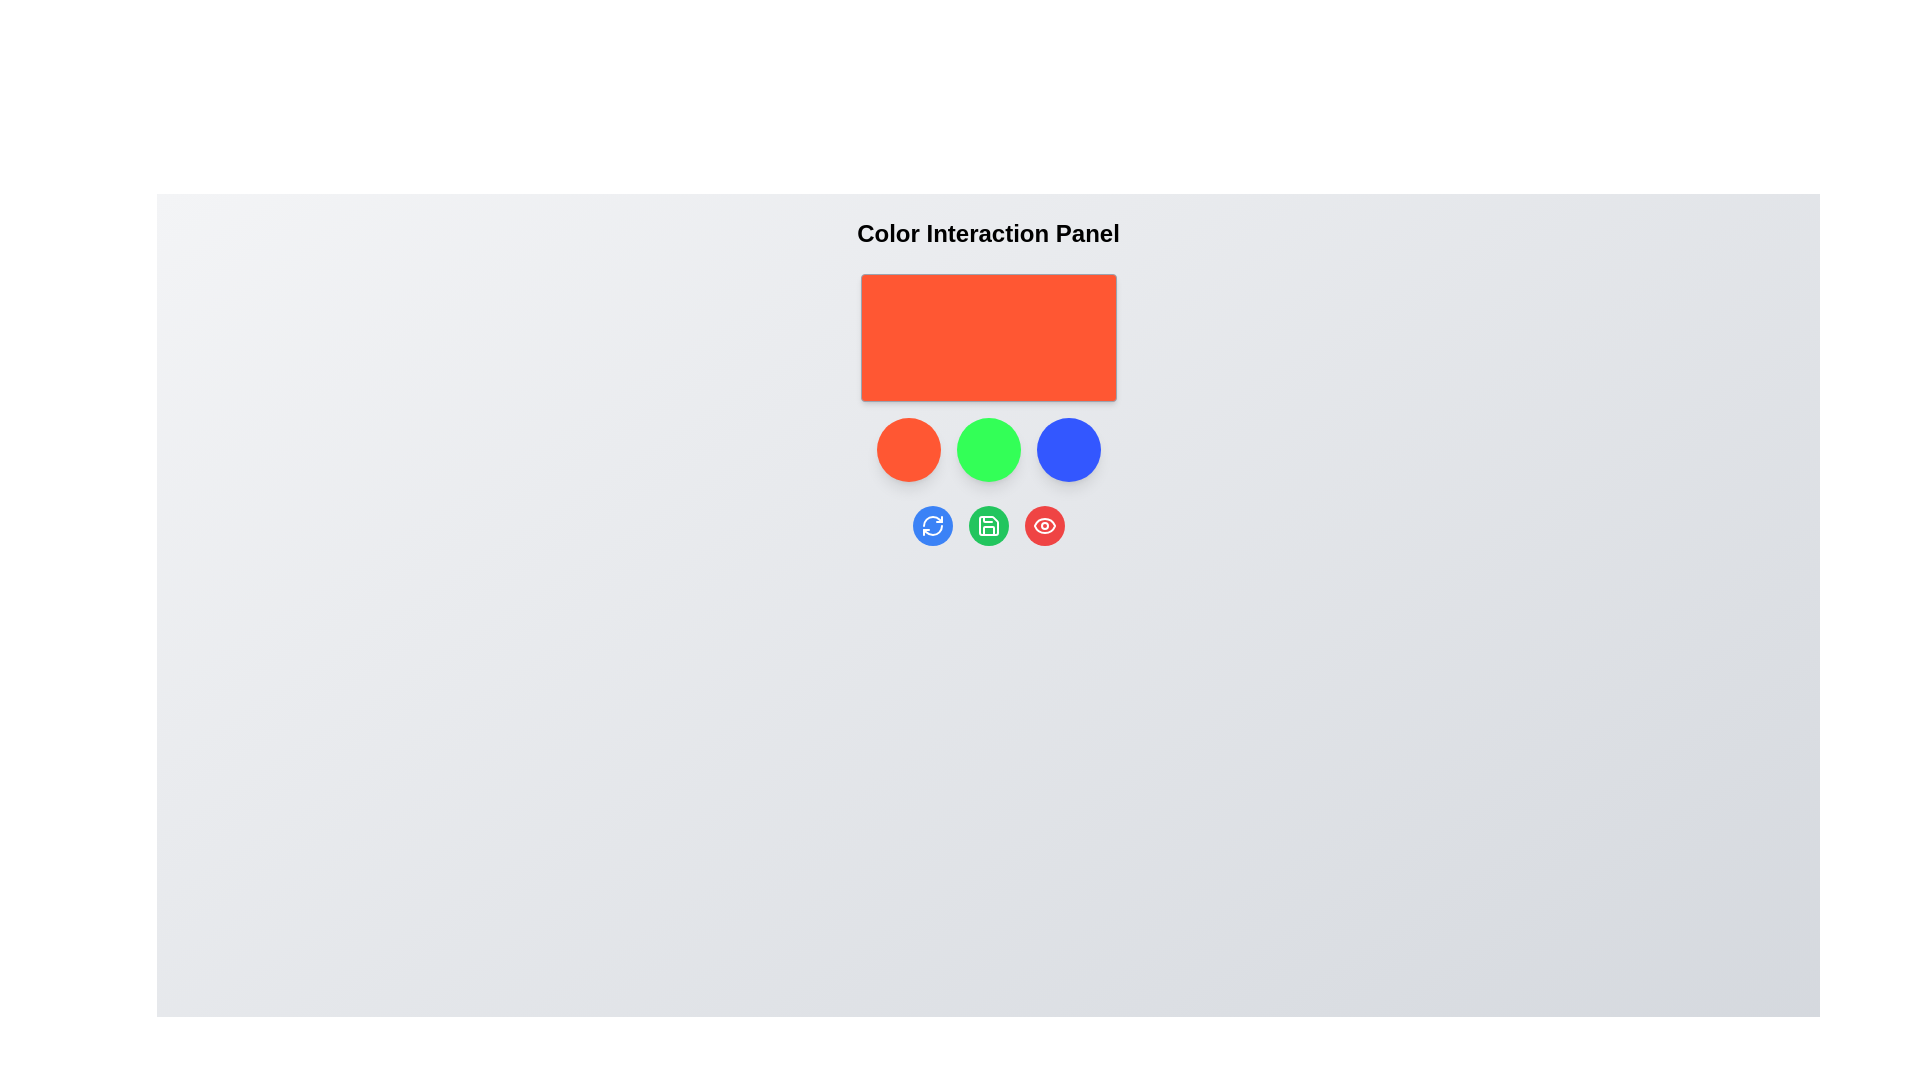 This screenshot has width=1920, height=1080. What do you see at coordinates (988, 450) in the screenshot?
I see `the bright green circular button located centrally between the red circular button and the blue circular button, positioned below a rectangular red panel` at bounding box center [988, 450].